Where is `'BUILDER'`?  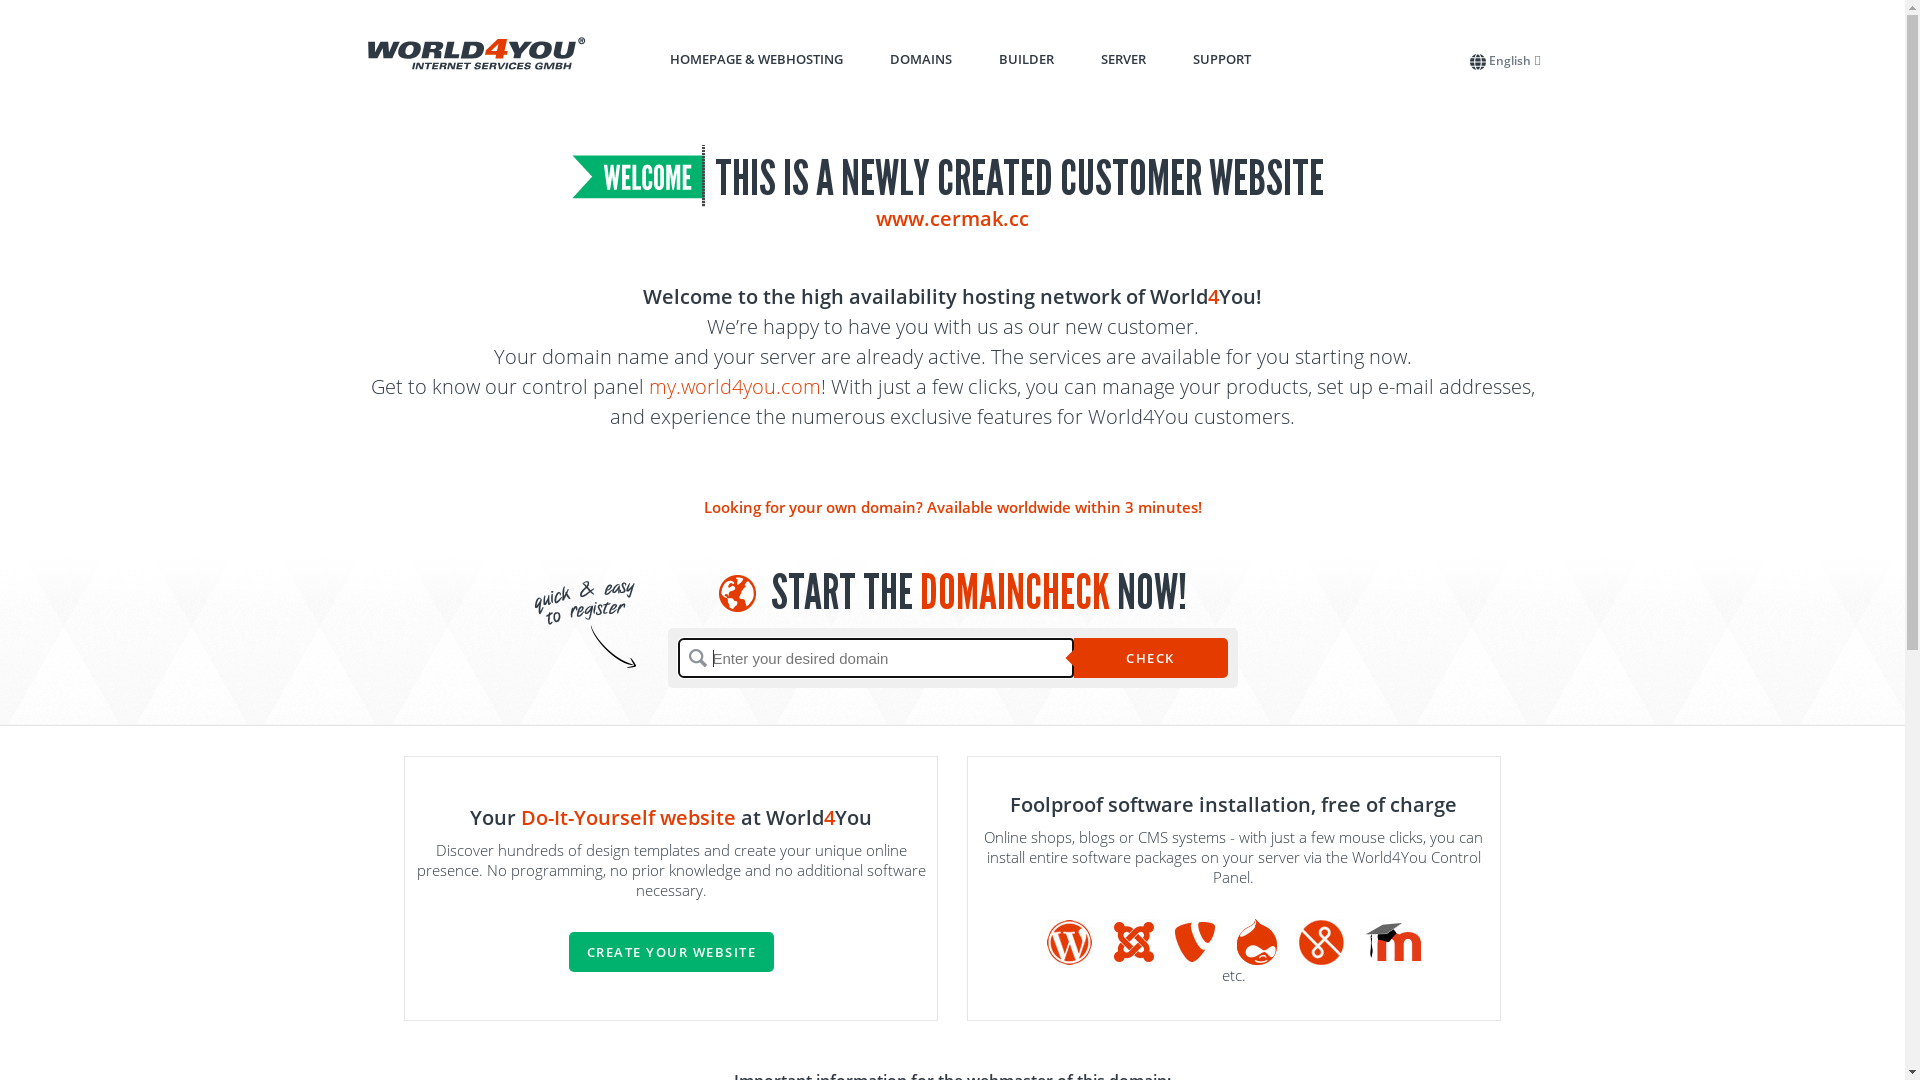 'BUILDER' is located at coordinates (1025, 57).